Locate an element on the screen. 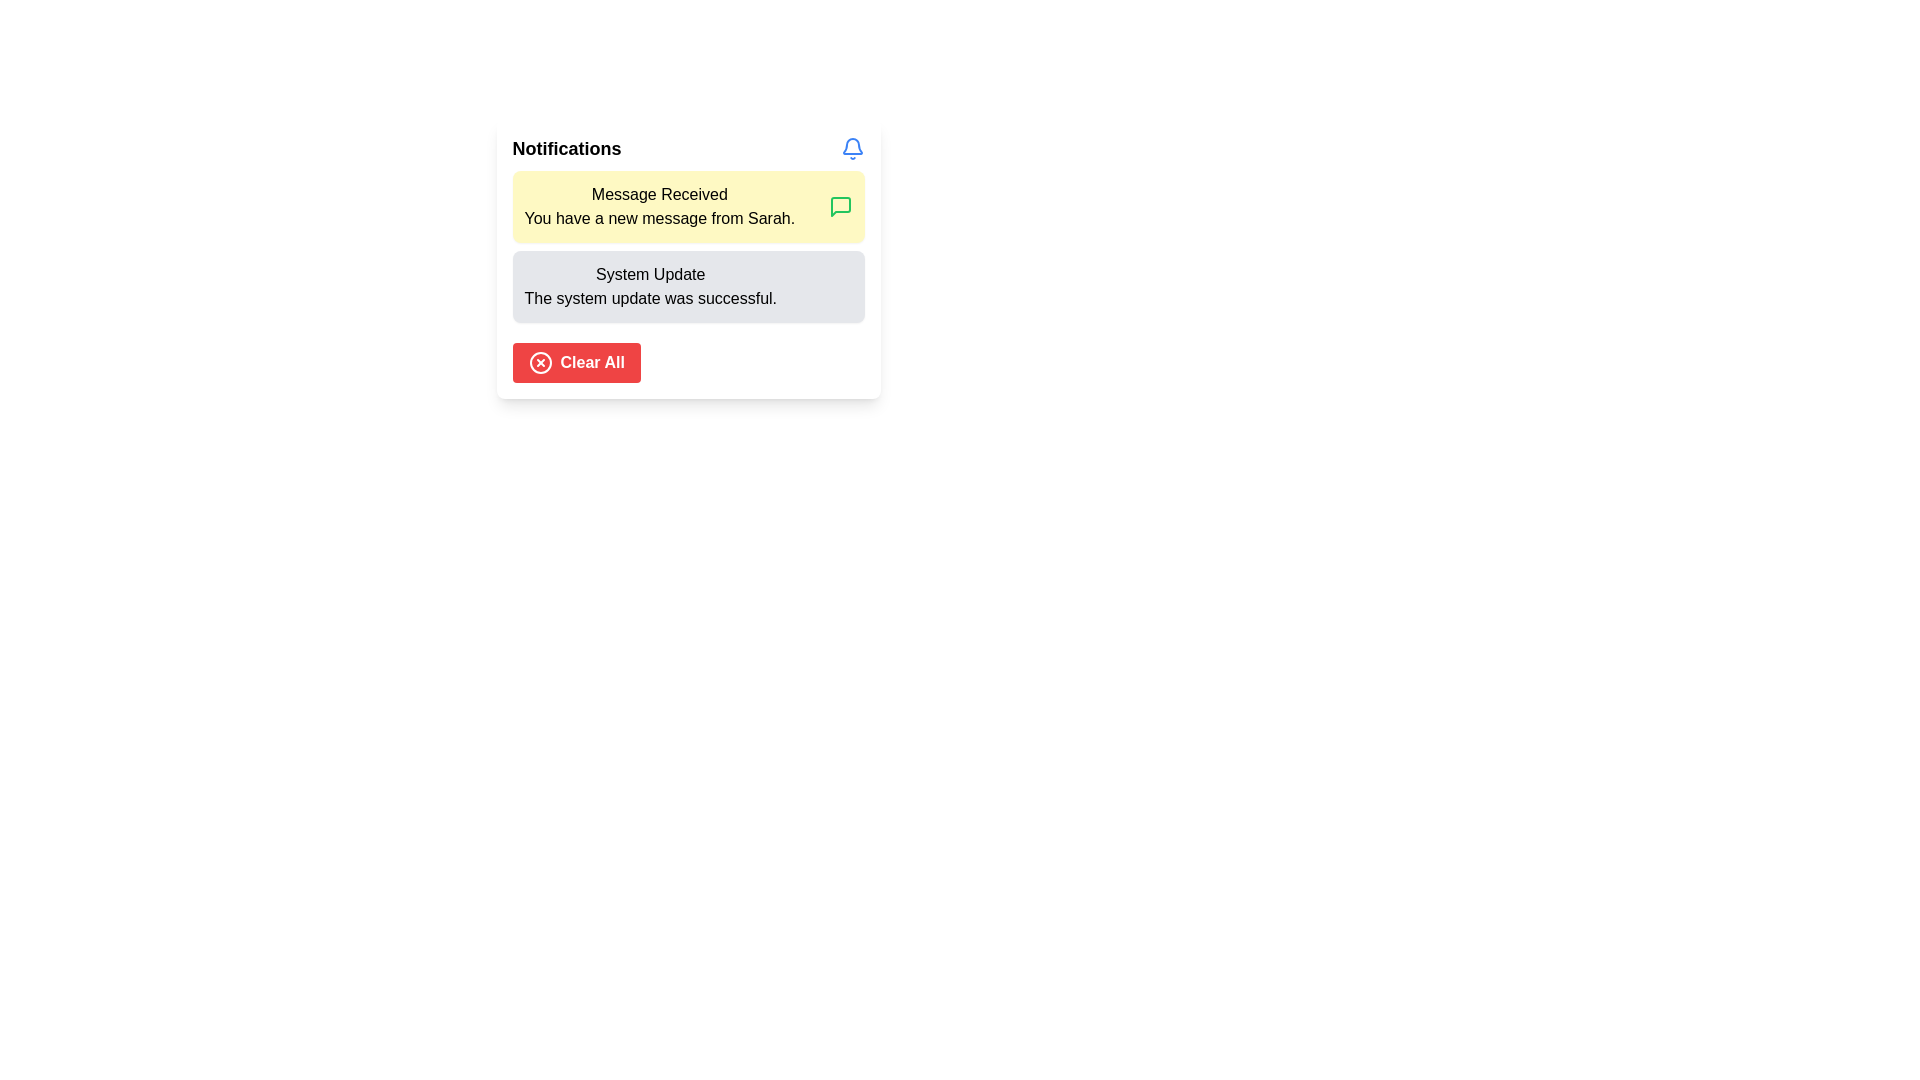 The height and width of the screenshot is (1080, 1920). the Text Display element located in the Notifications section, which provides feedback about the successful completion of a system update is located at coordinates (650, 286).